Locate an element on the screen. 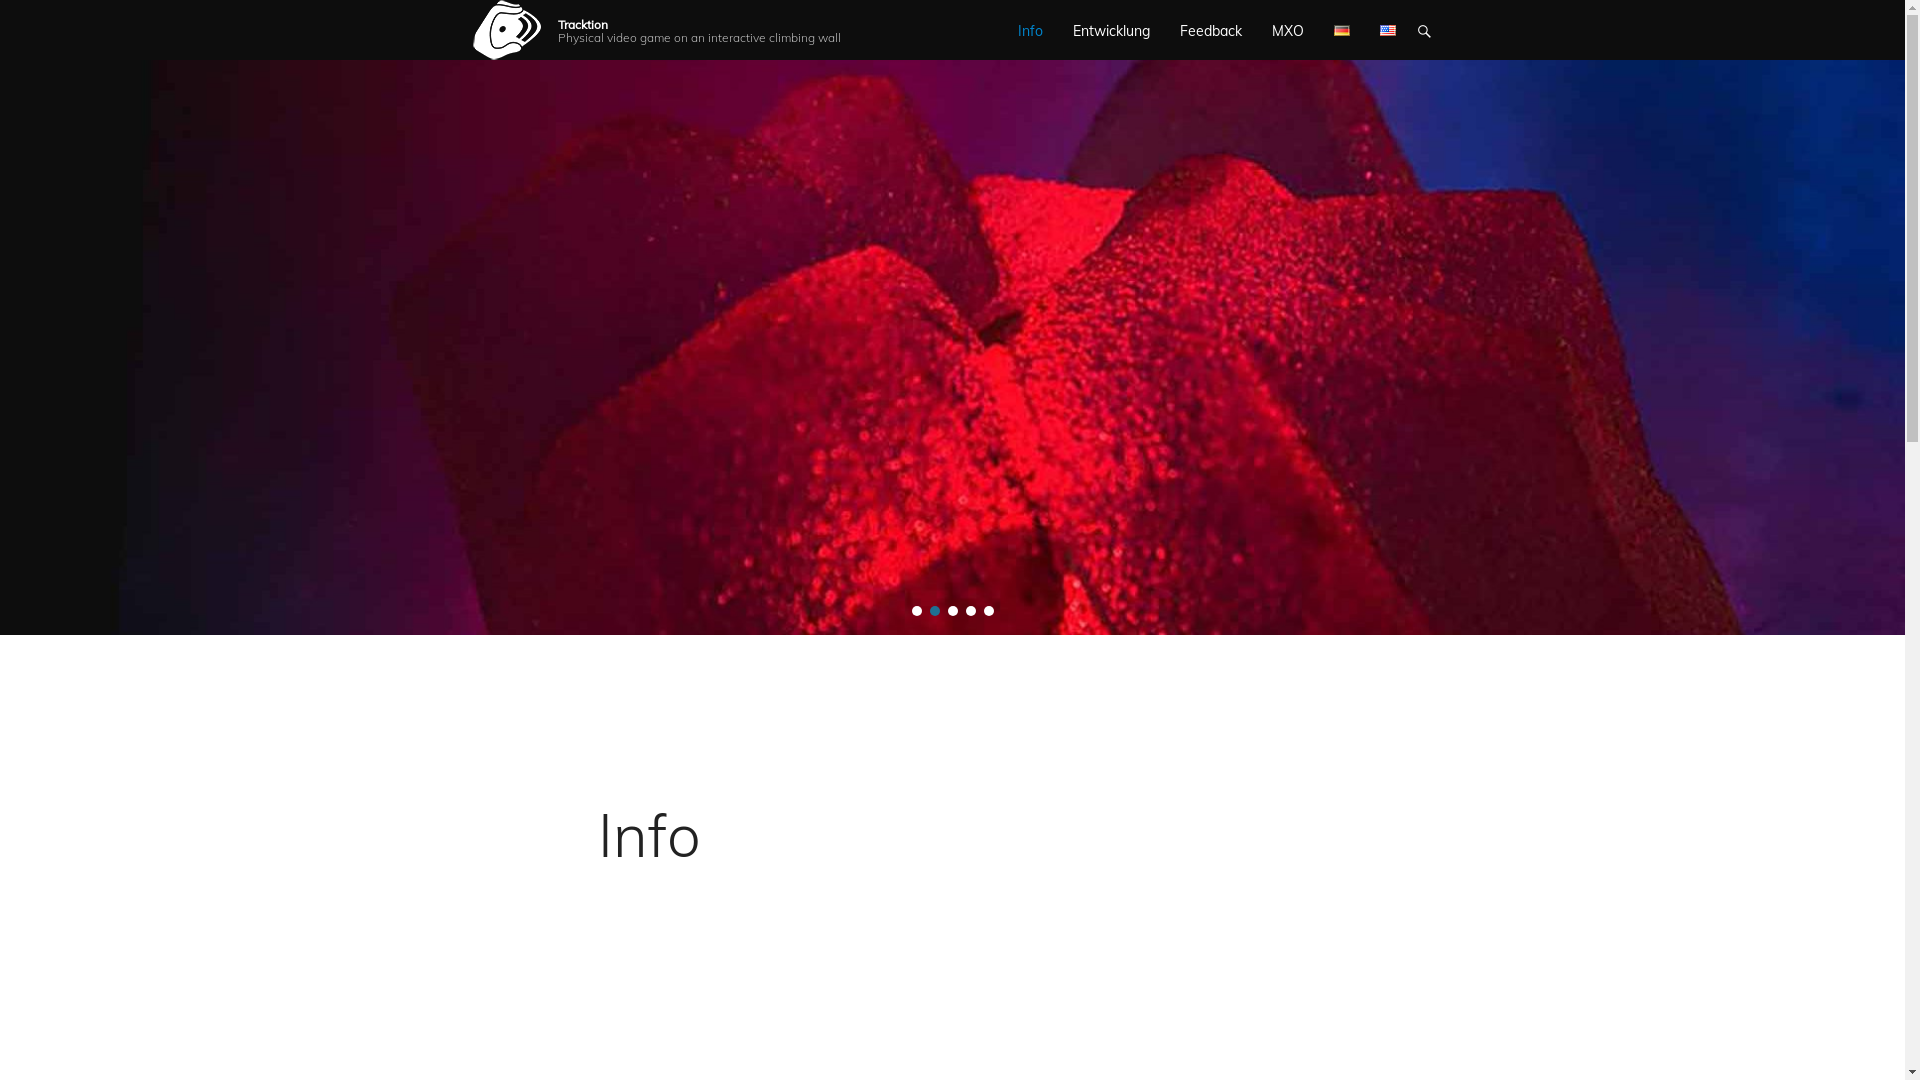 The width and height of the screenshot is (1920, 1080). '4' is located at coordinates (965, 609).